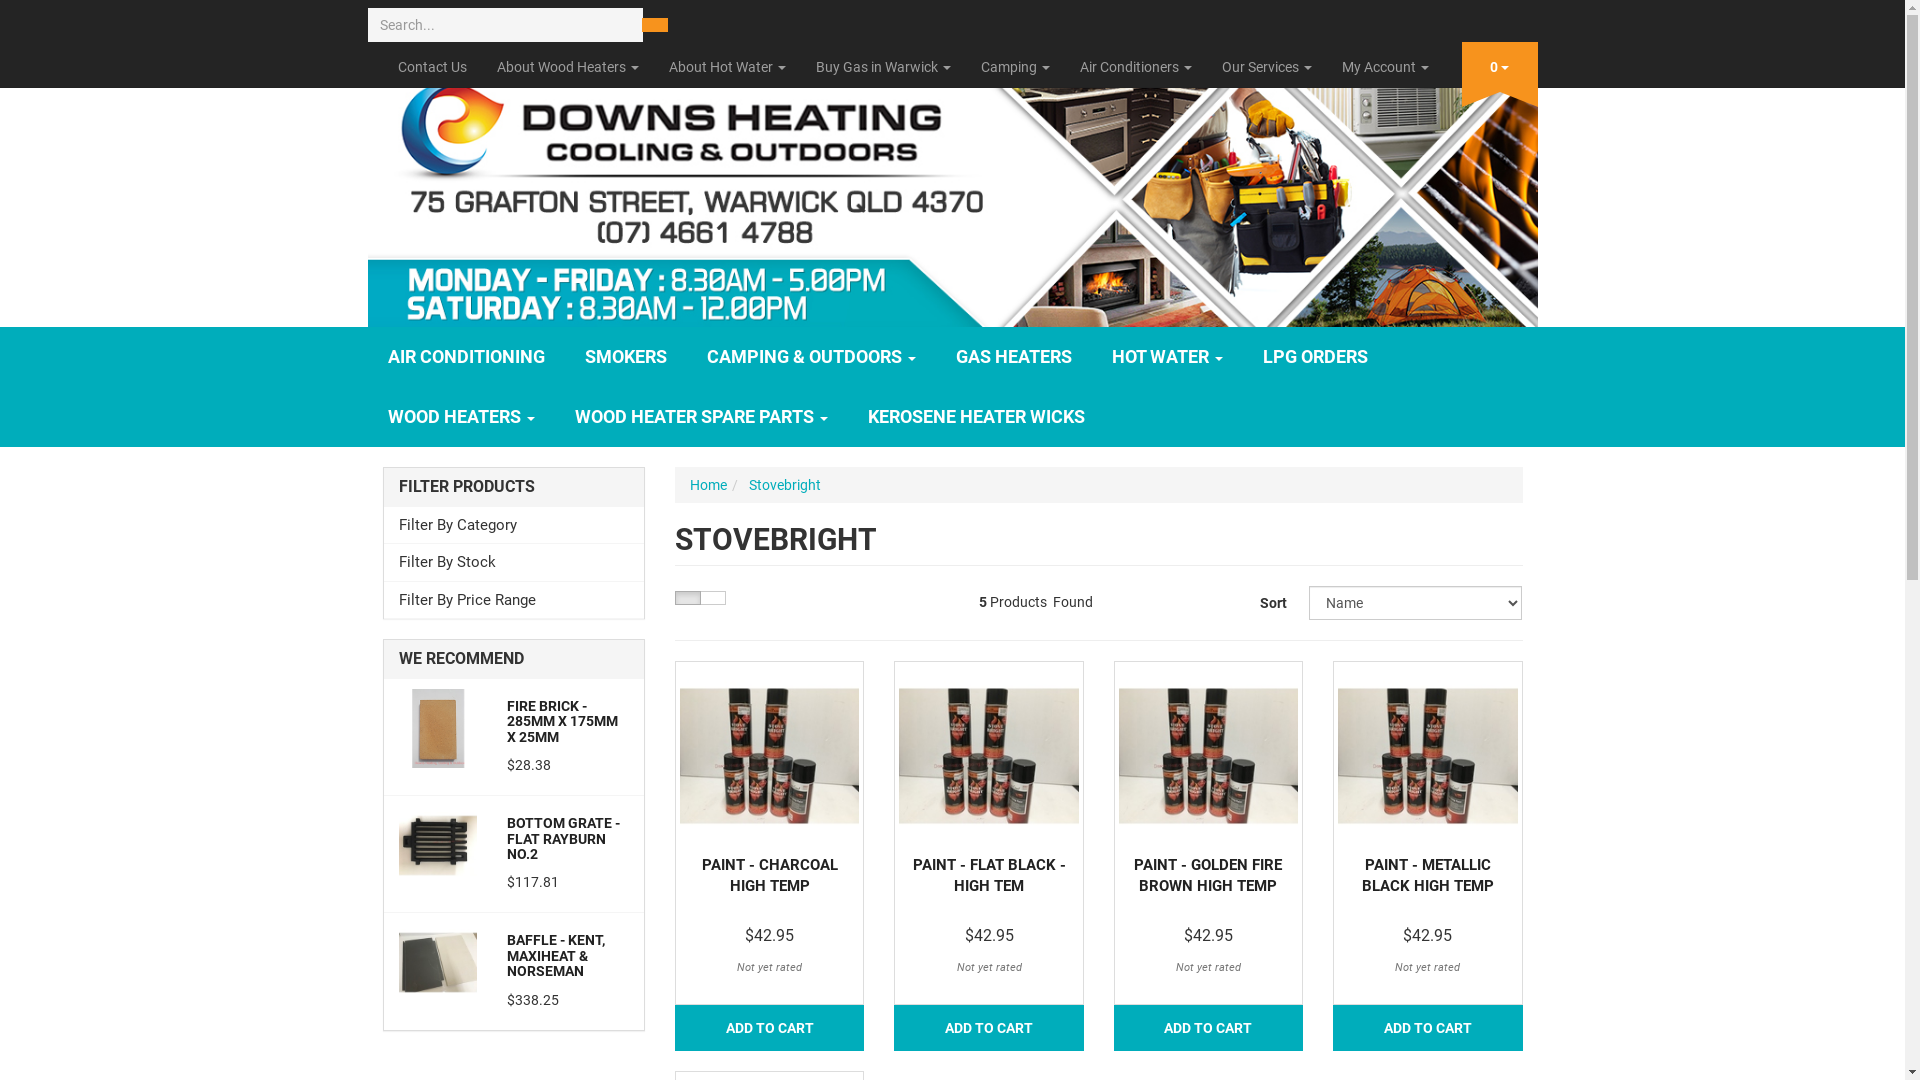 The height and width of the screenshot is (1080, 1920). What do you see at coordinates (726, 65) in the screenshot?
I see `'About Hot Water'` at bounding box center [726, 65].